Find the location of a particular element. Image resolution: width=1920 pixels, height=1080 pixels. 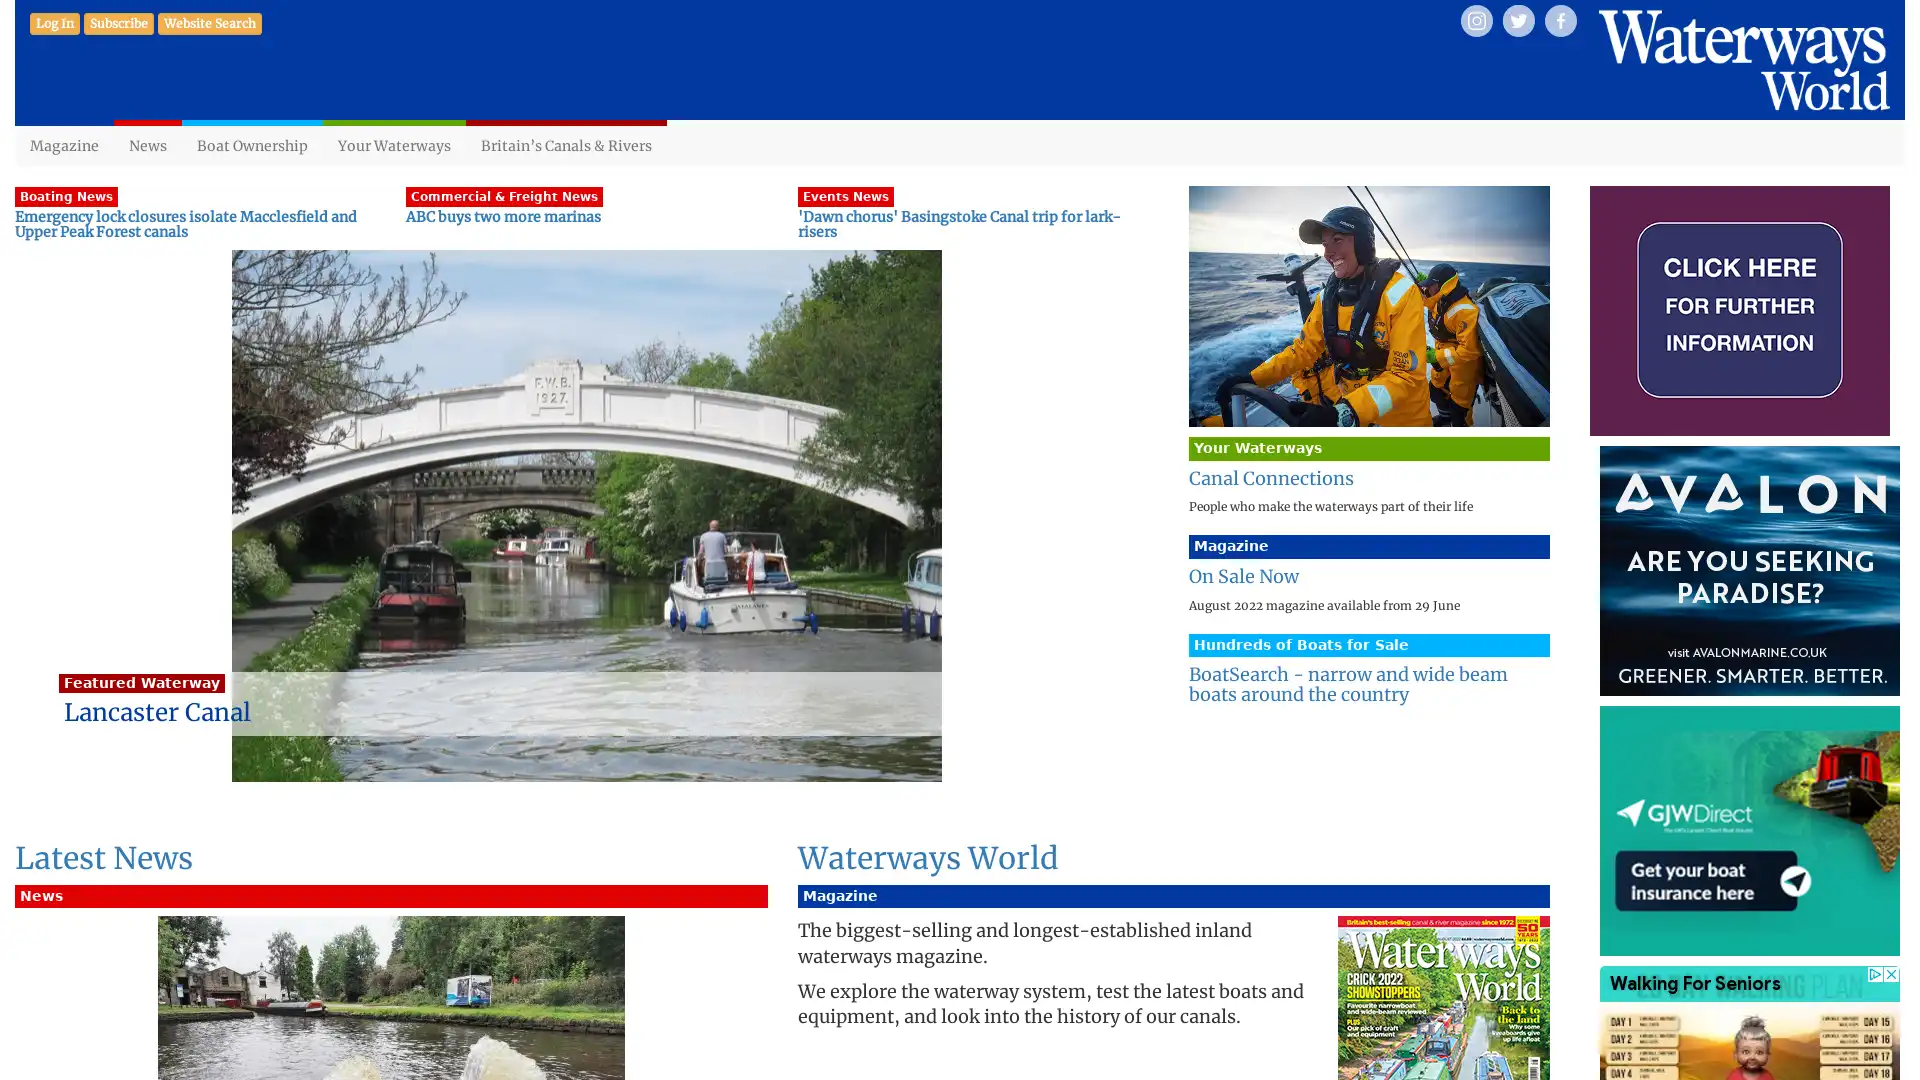

Website Search is located at coordinates (210, 23).